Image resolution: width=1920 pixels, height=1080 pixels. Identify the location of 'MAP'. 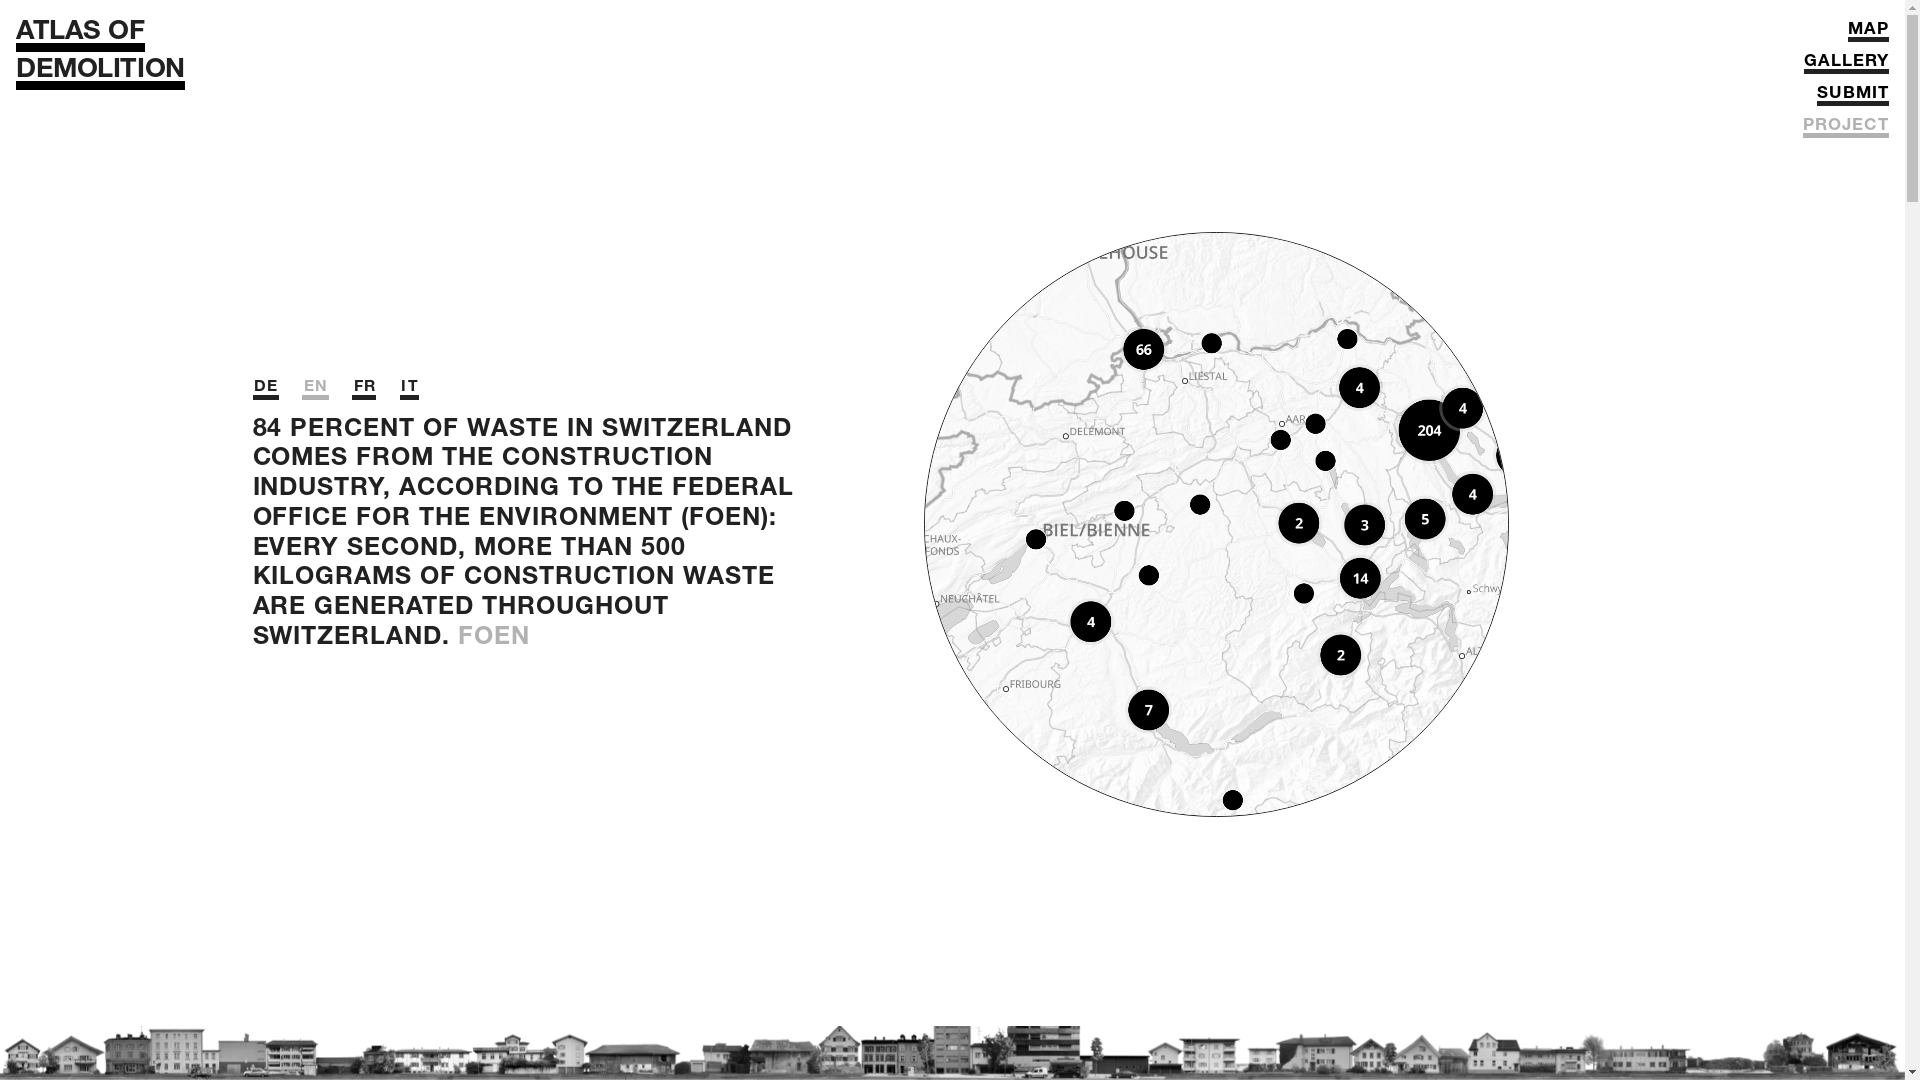
(1867, 33).